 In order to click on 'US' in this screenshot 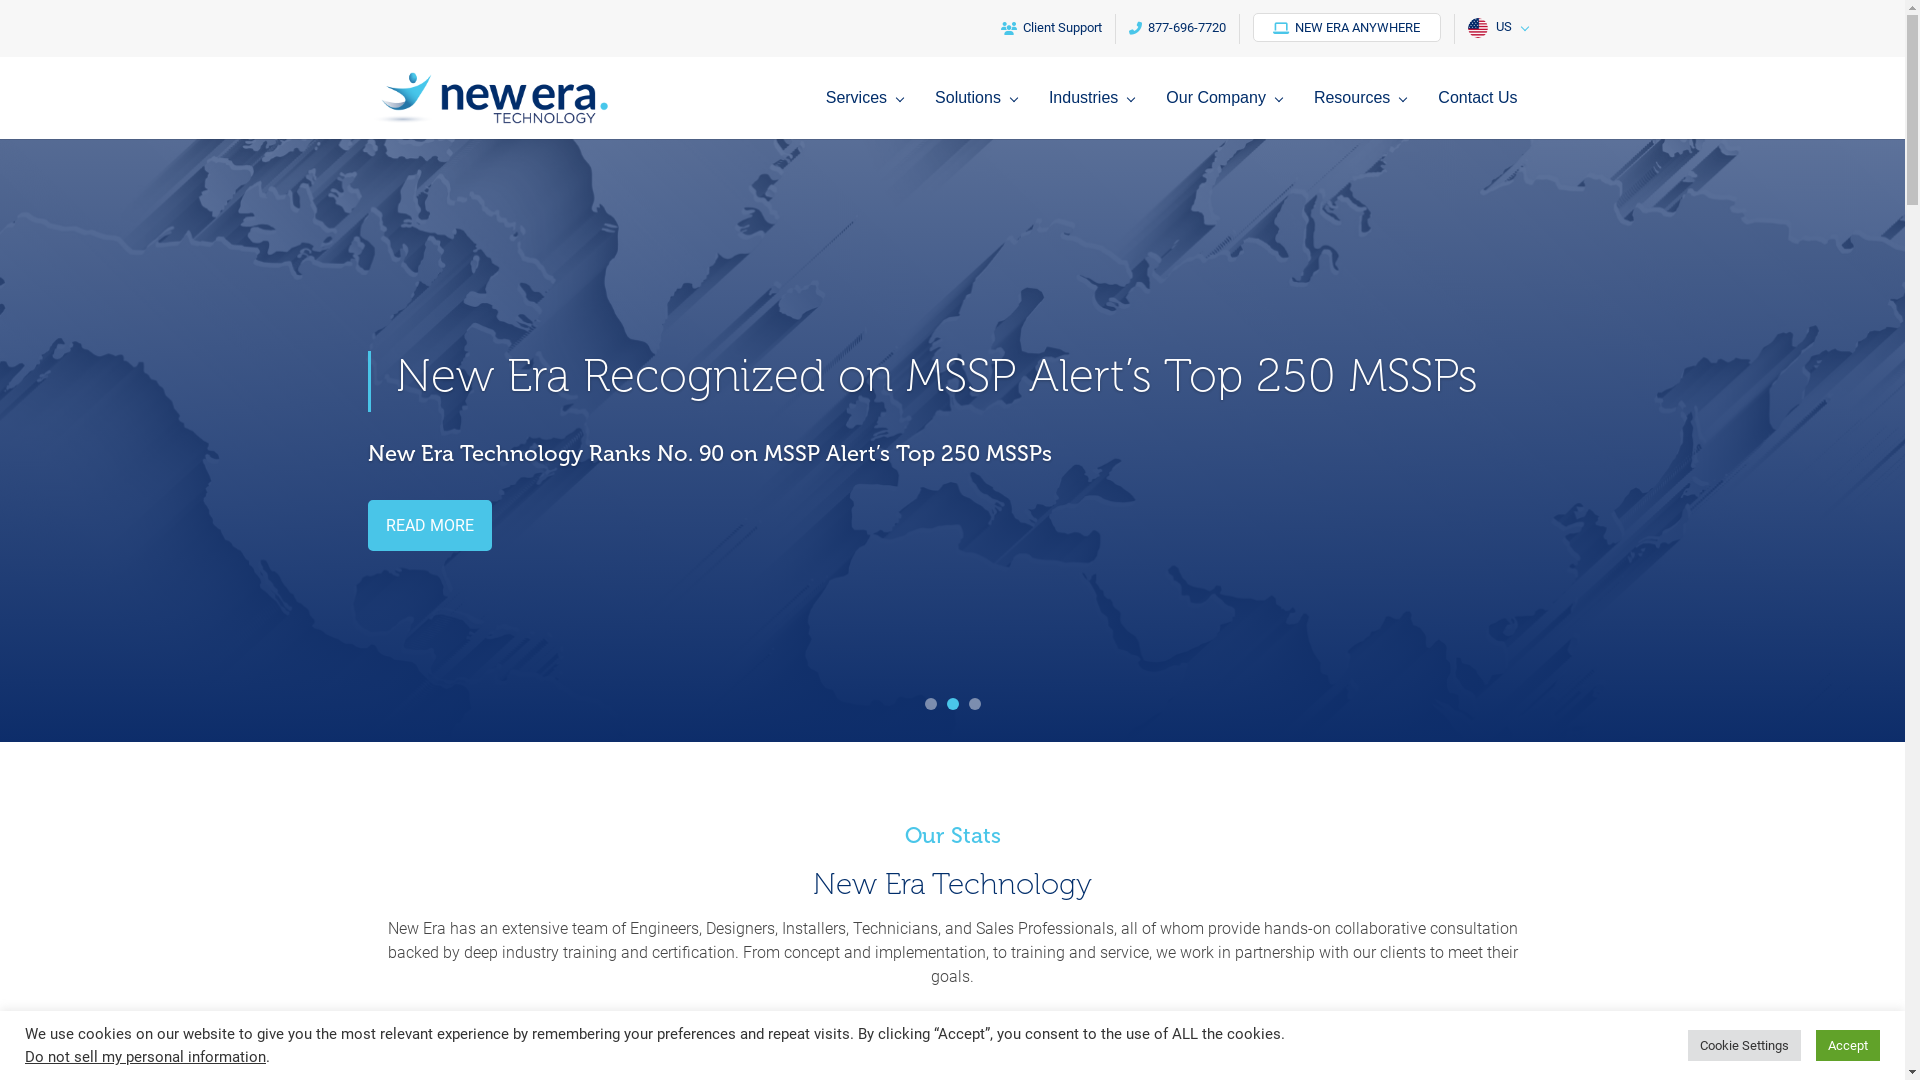, I will do `click(1496, 29)`.